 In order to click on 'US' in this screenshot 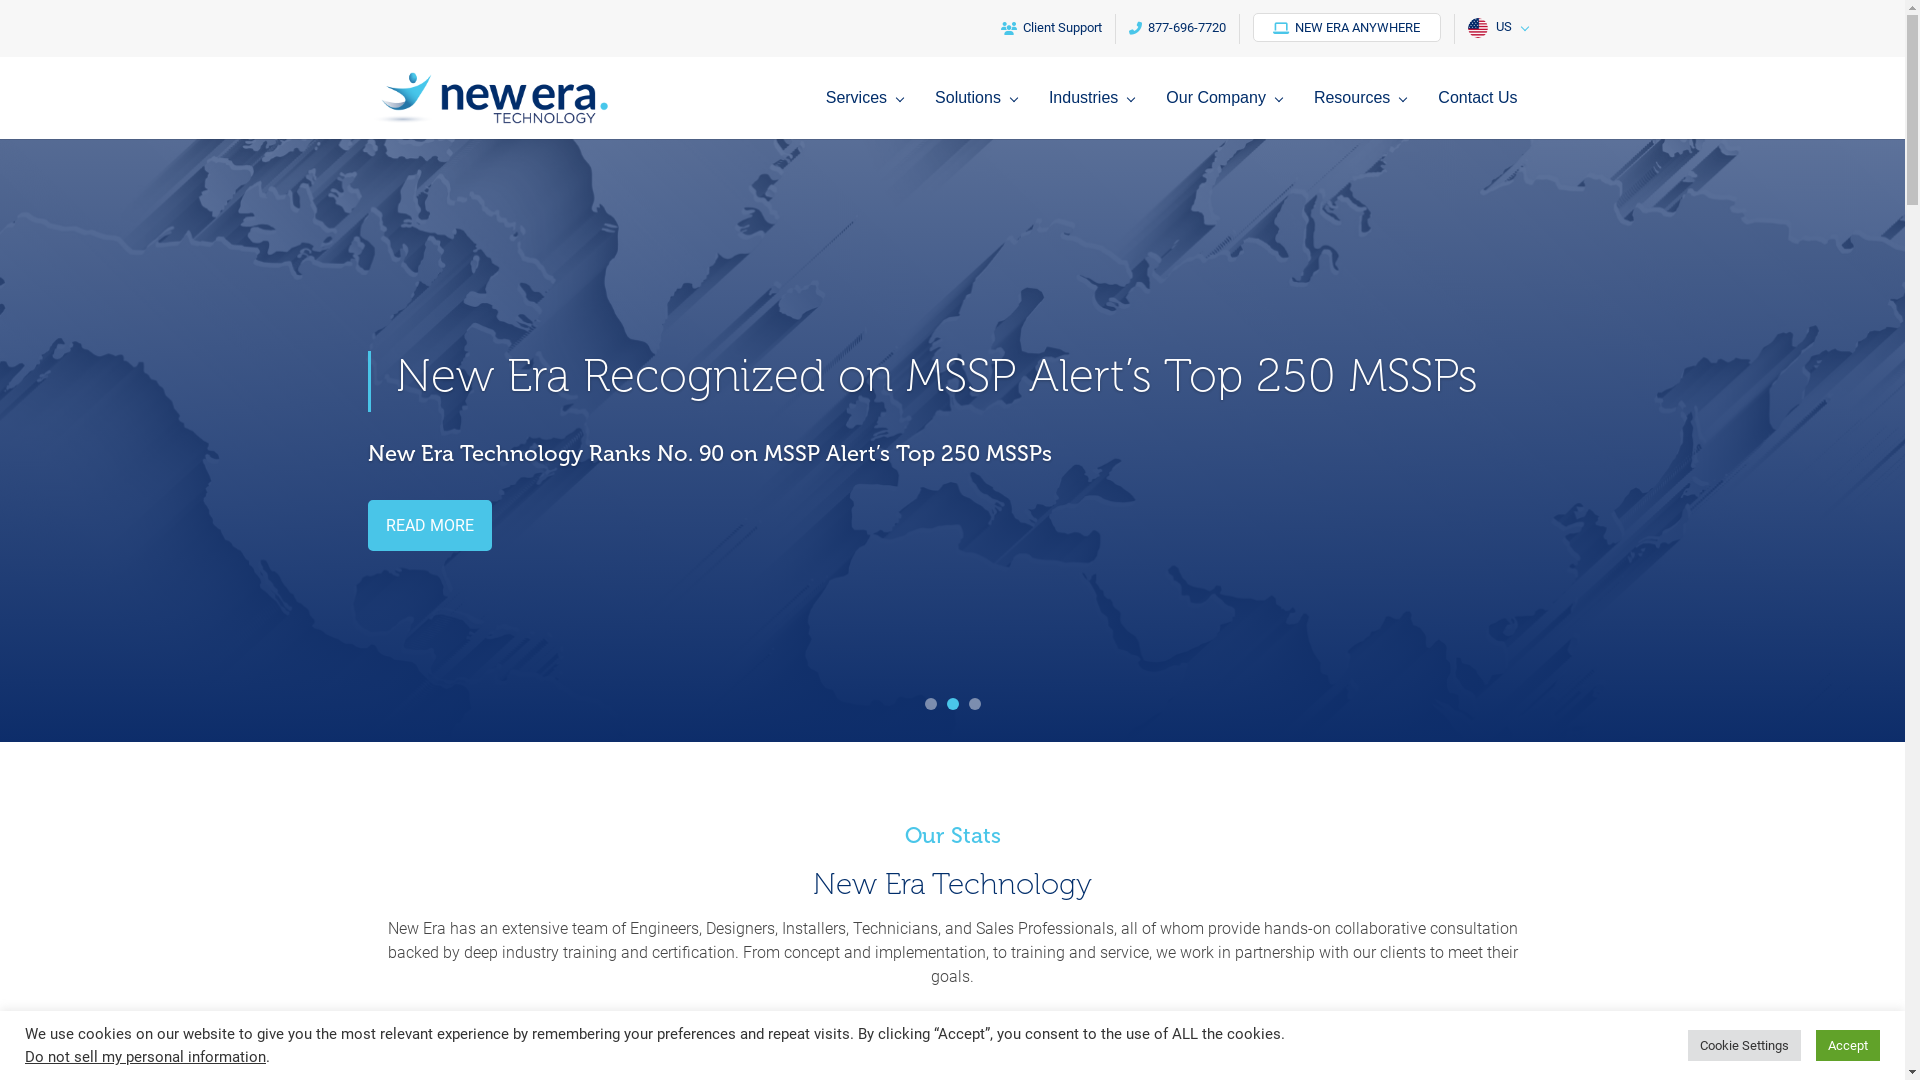, I will do `click(1496, 29)`.